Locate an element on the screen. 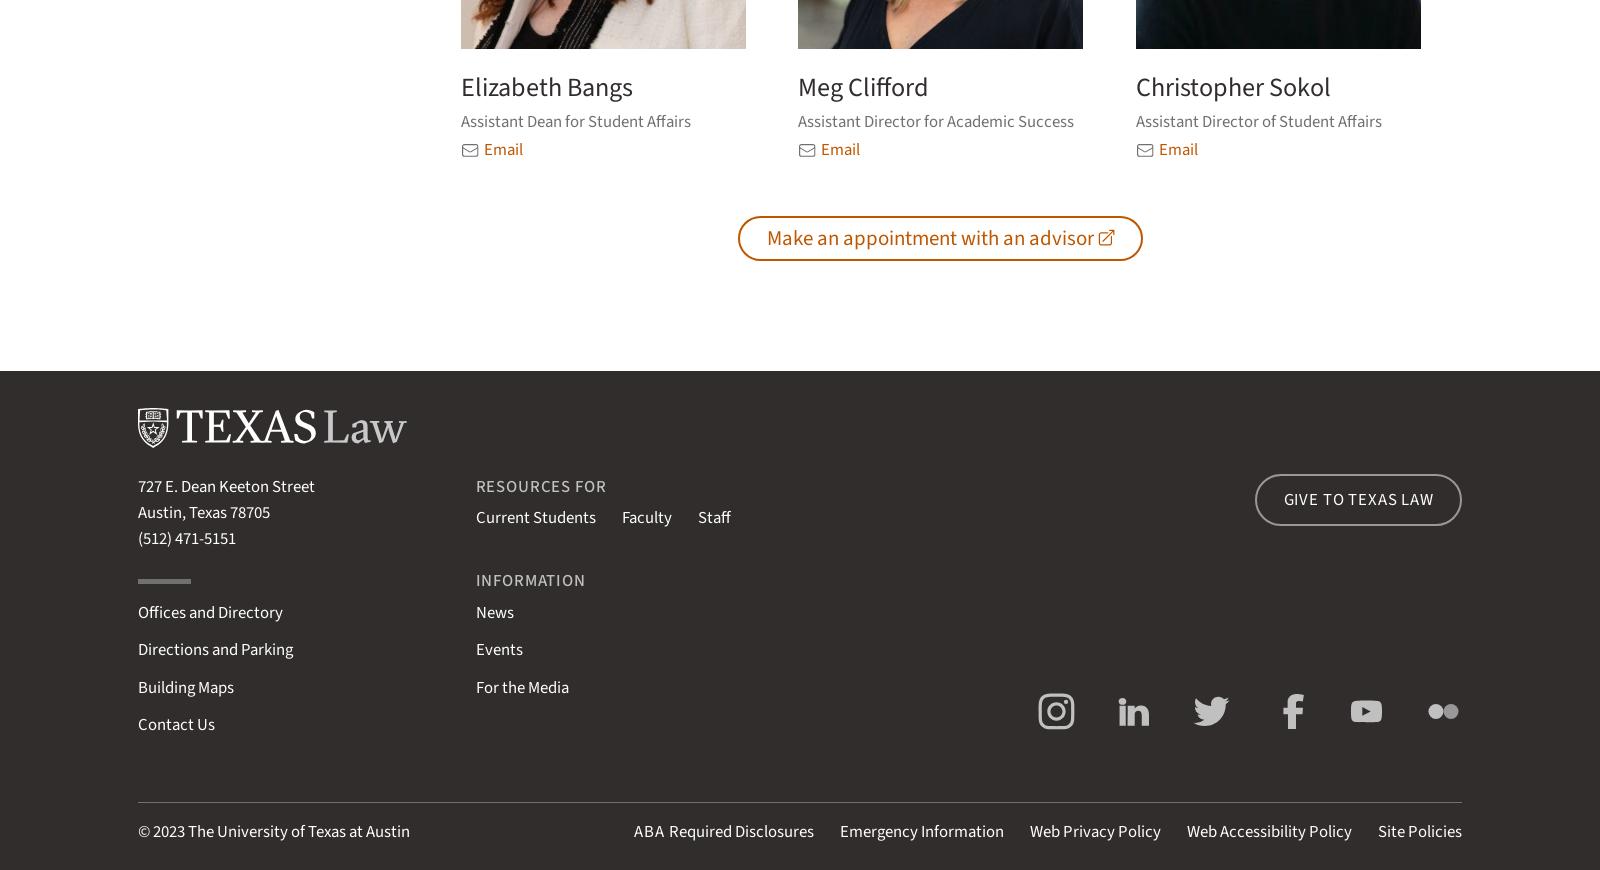 The image size is (1600, 870). 'Offices and Directory' is located at coordinates (210, 610).